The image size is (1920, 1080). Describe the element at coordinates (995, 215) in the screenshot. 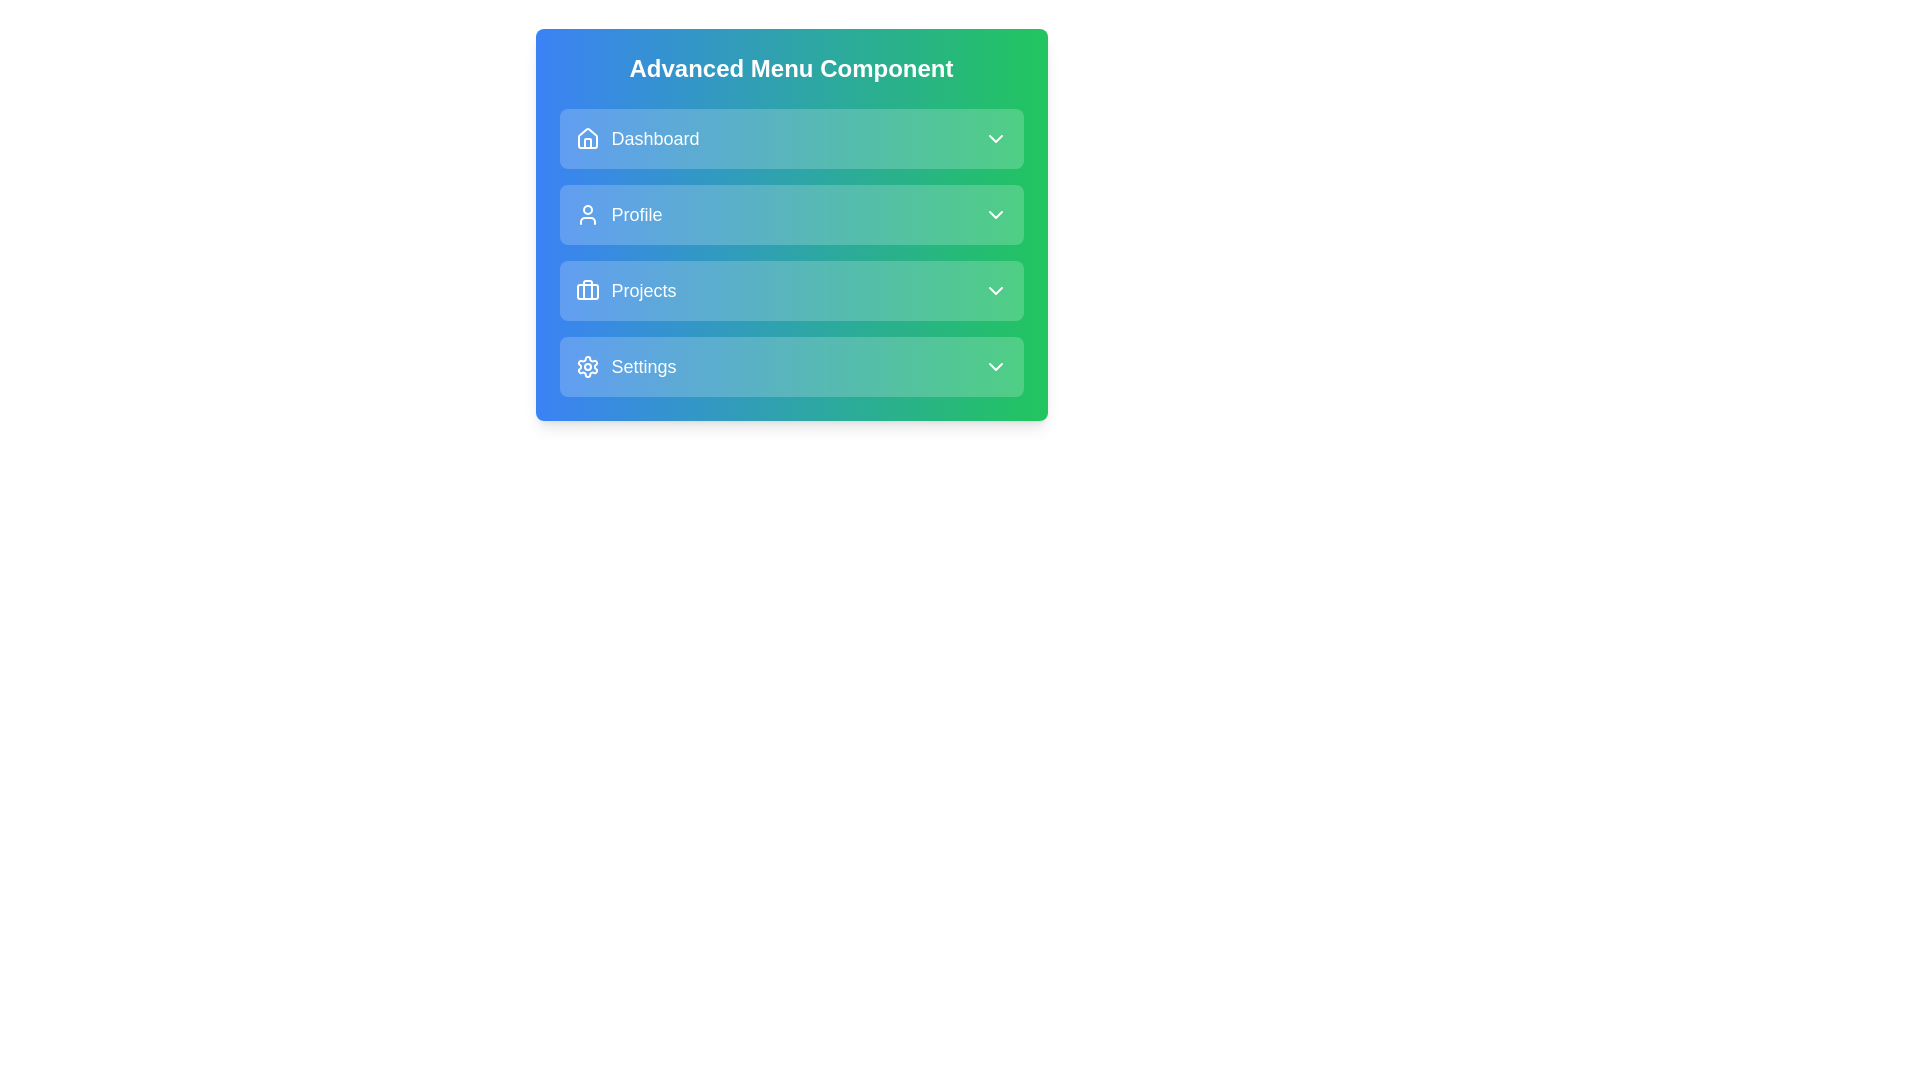

I see `the chevron icon in the 'Profile' section` at that location.